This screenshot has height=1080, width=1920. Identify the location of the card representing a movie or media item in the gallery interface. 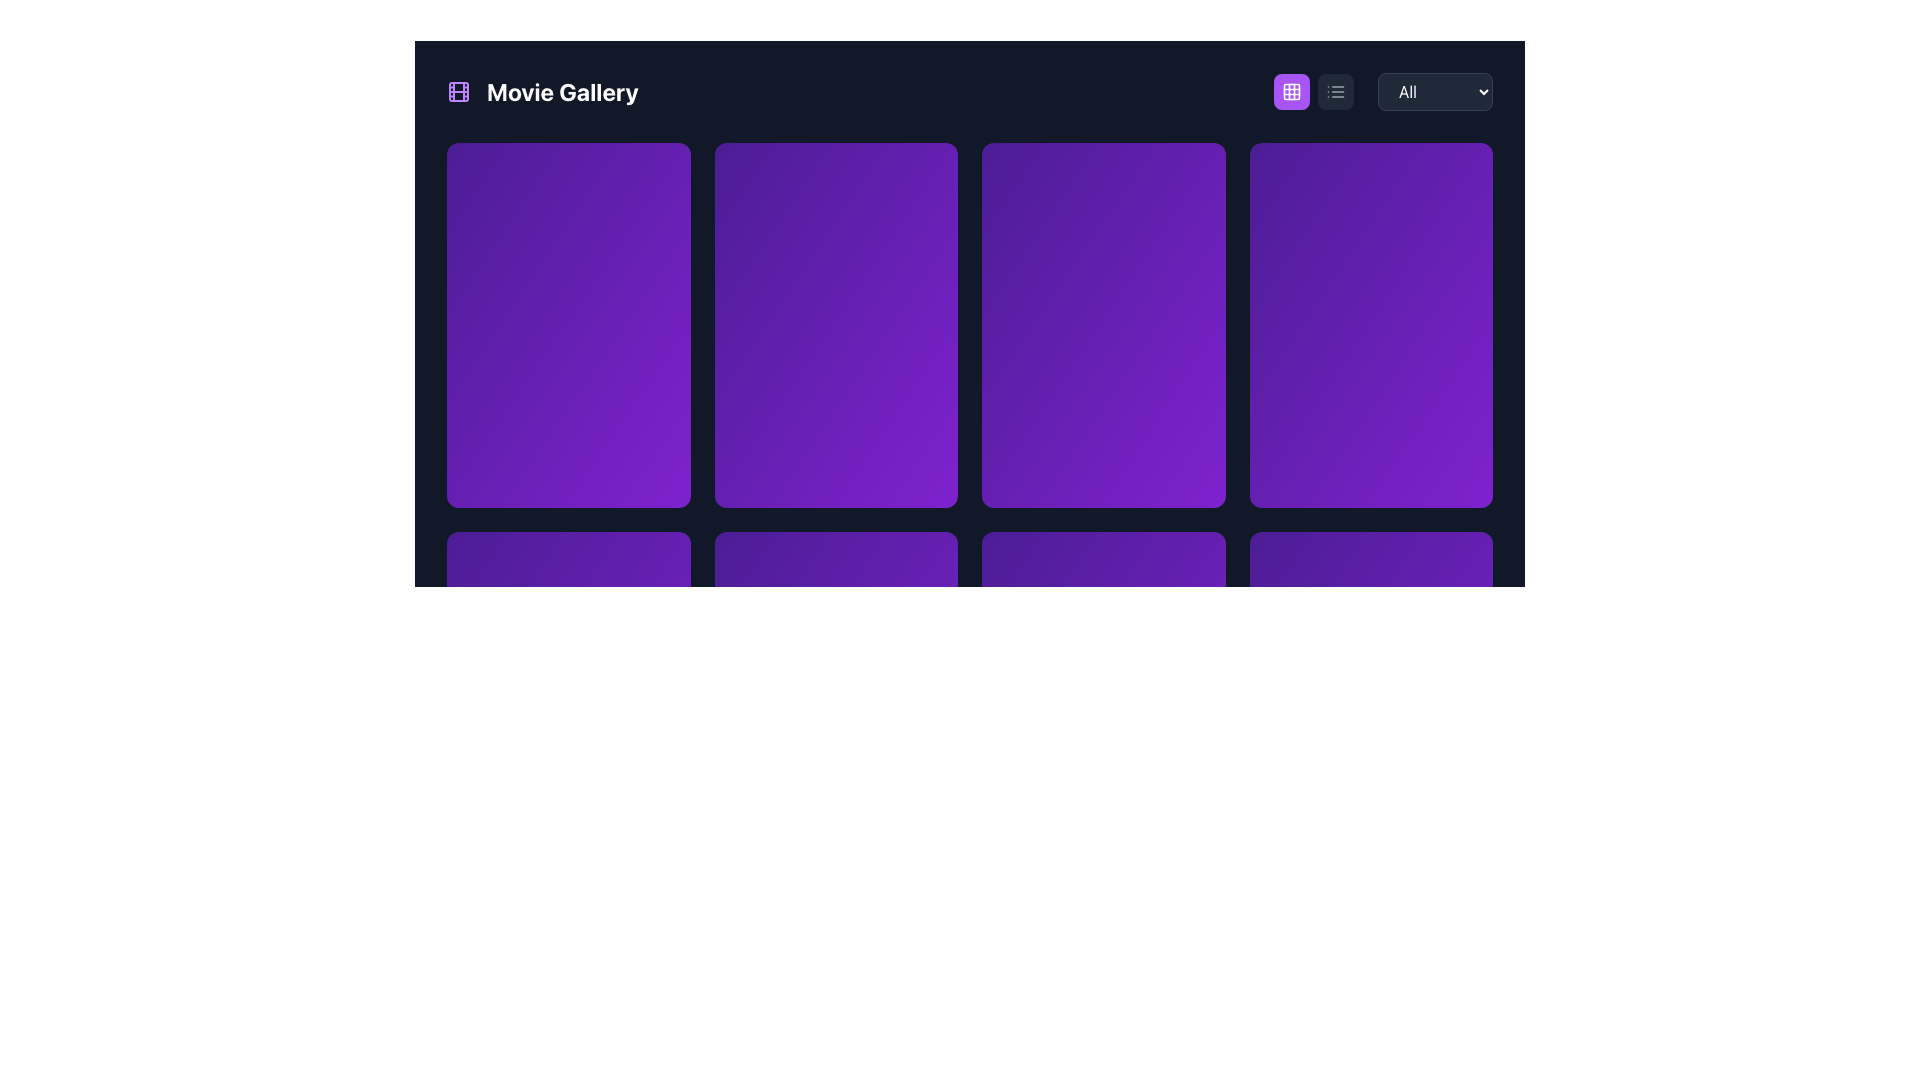
(1370, 324).